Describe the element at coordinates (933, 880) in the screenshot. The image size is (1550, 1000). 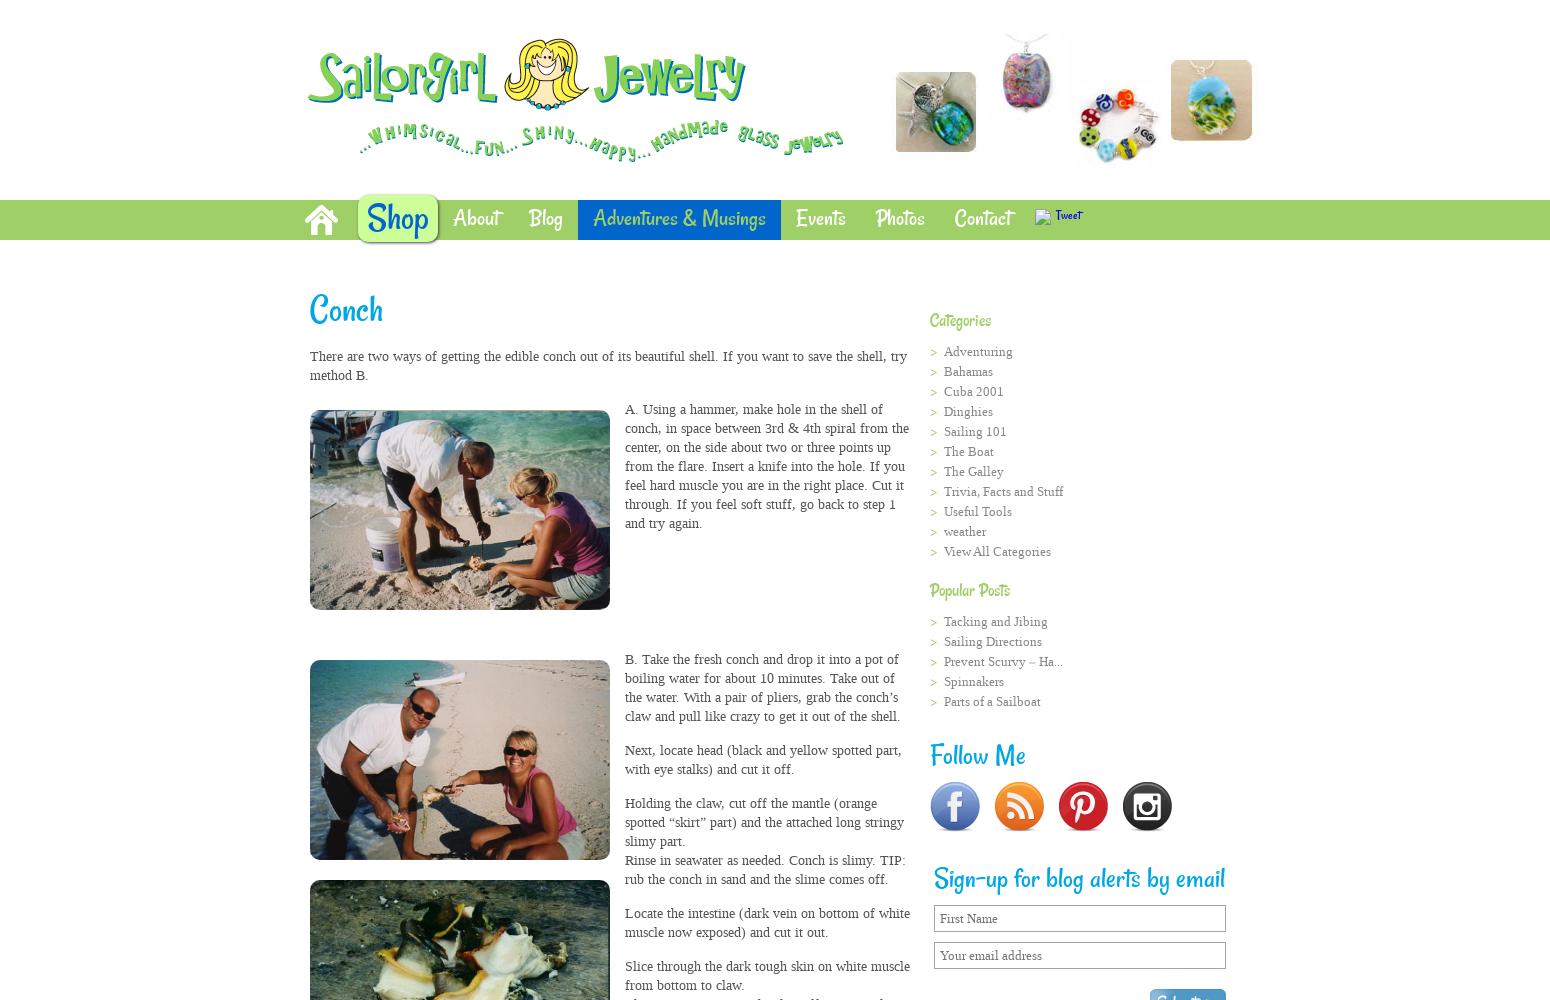
I see `'Sign-up for blog alerts by email'` at that location.